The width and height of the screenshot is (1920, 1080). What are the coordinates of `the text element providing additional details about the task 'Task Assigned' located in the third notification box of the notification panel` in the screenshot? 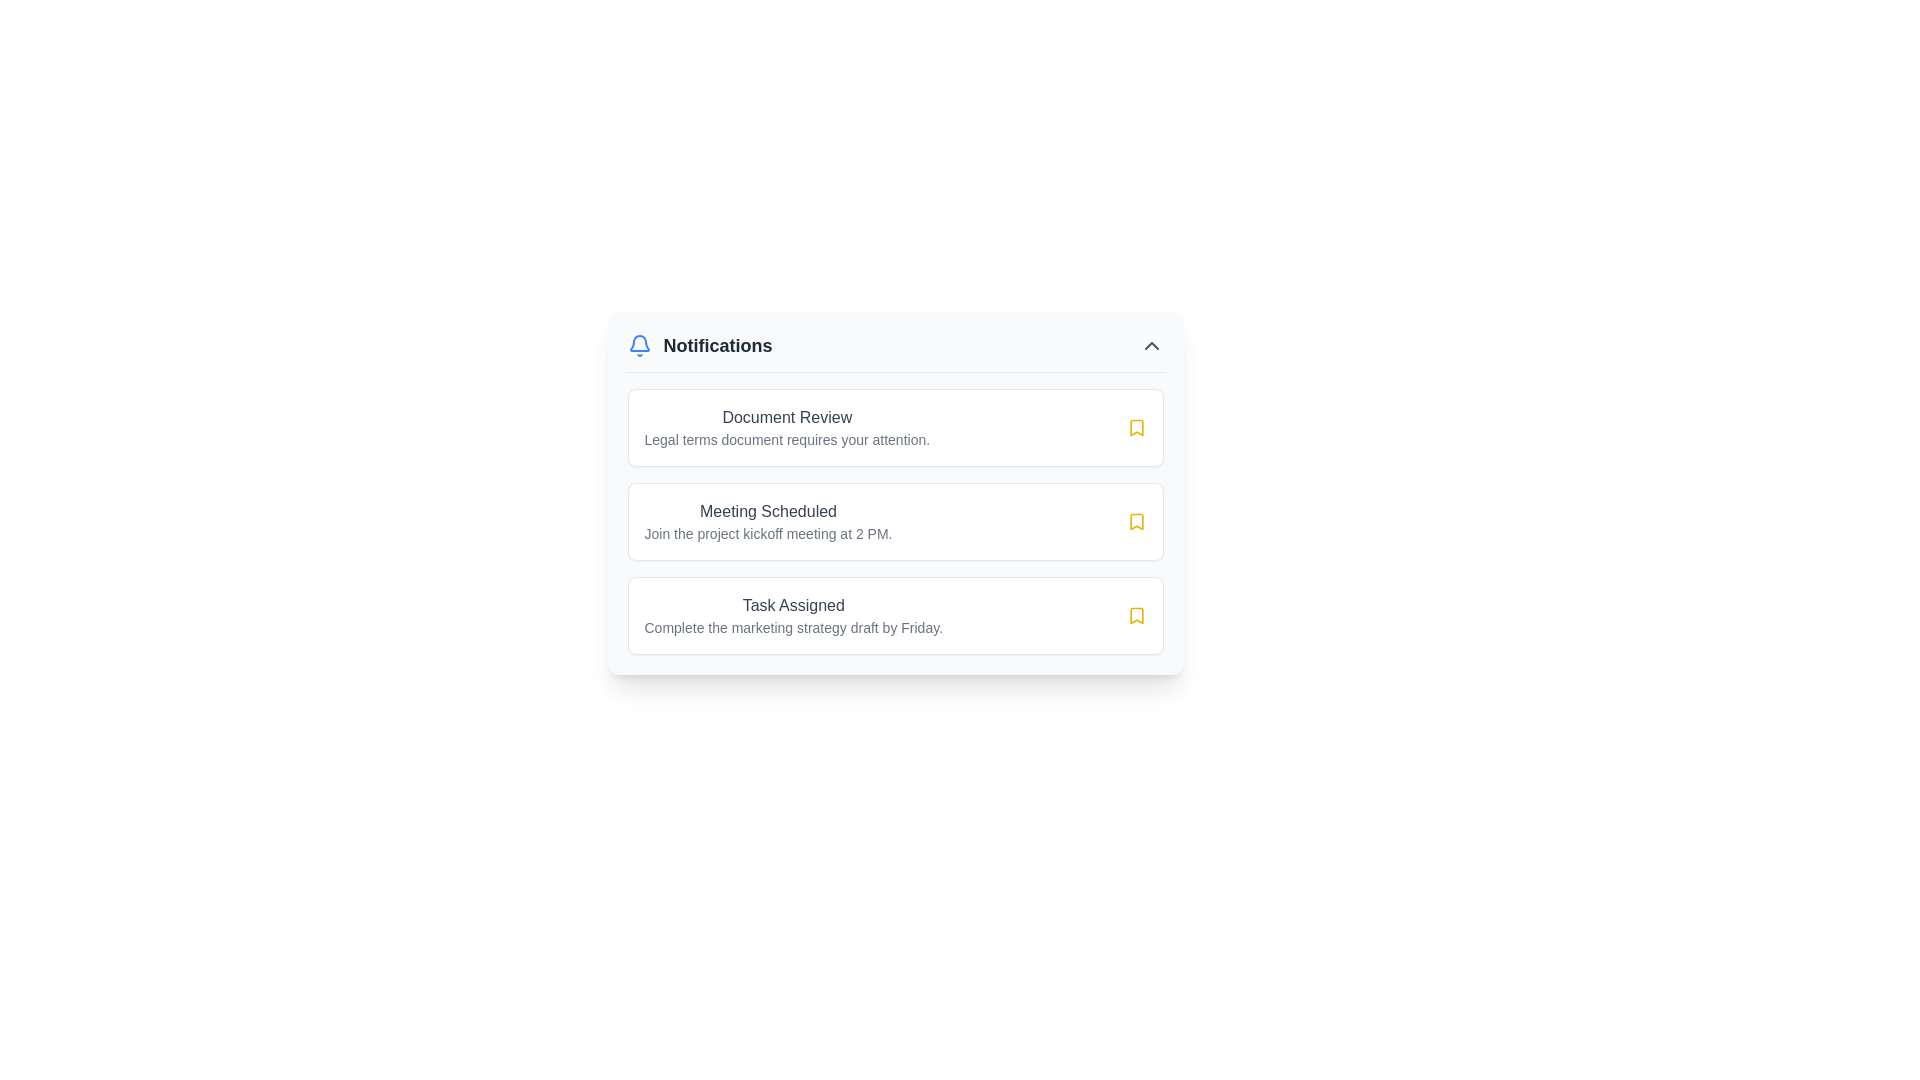 It's located at (792, 627).